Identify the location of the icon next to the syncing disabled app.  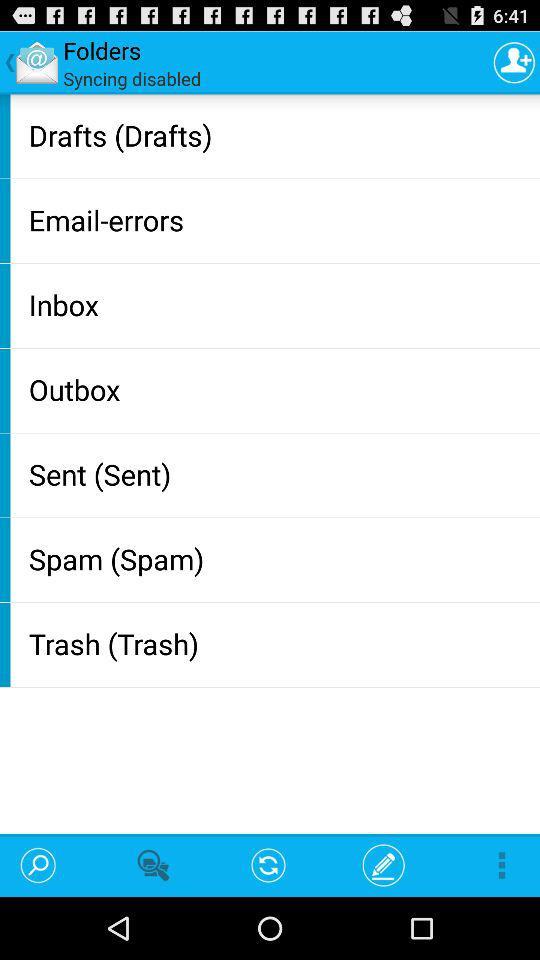
(514, 62).